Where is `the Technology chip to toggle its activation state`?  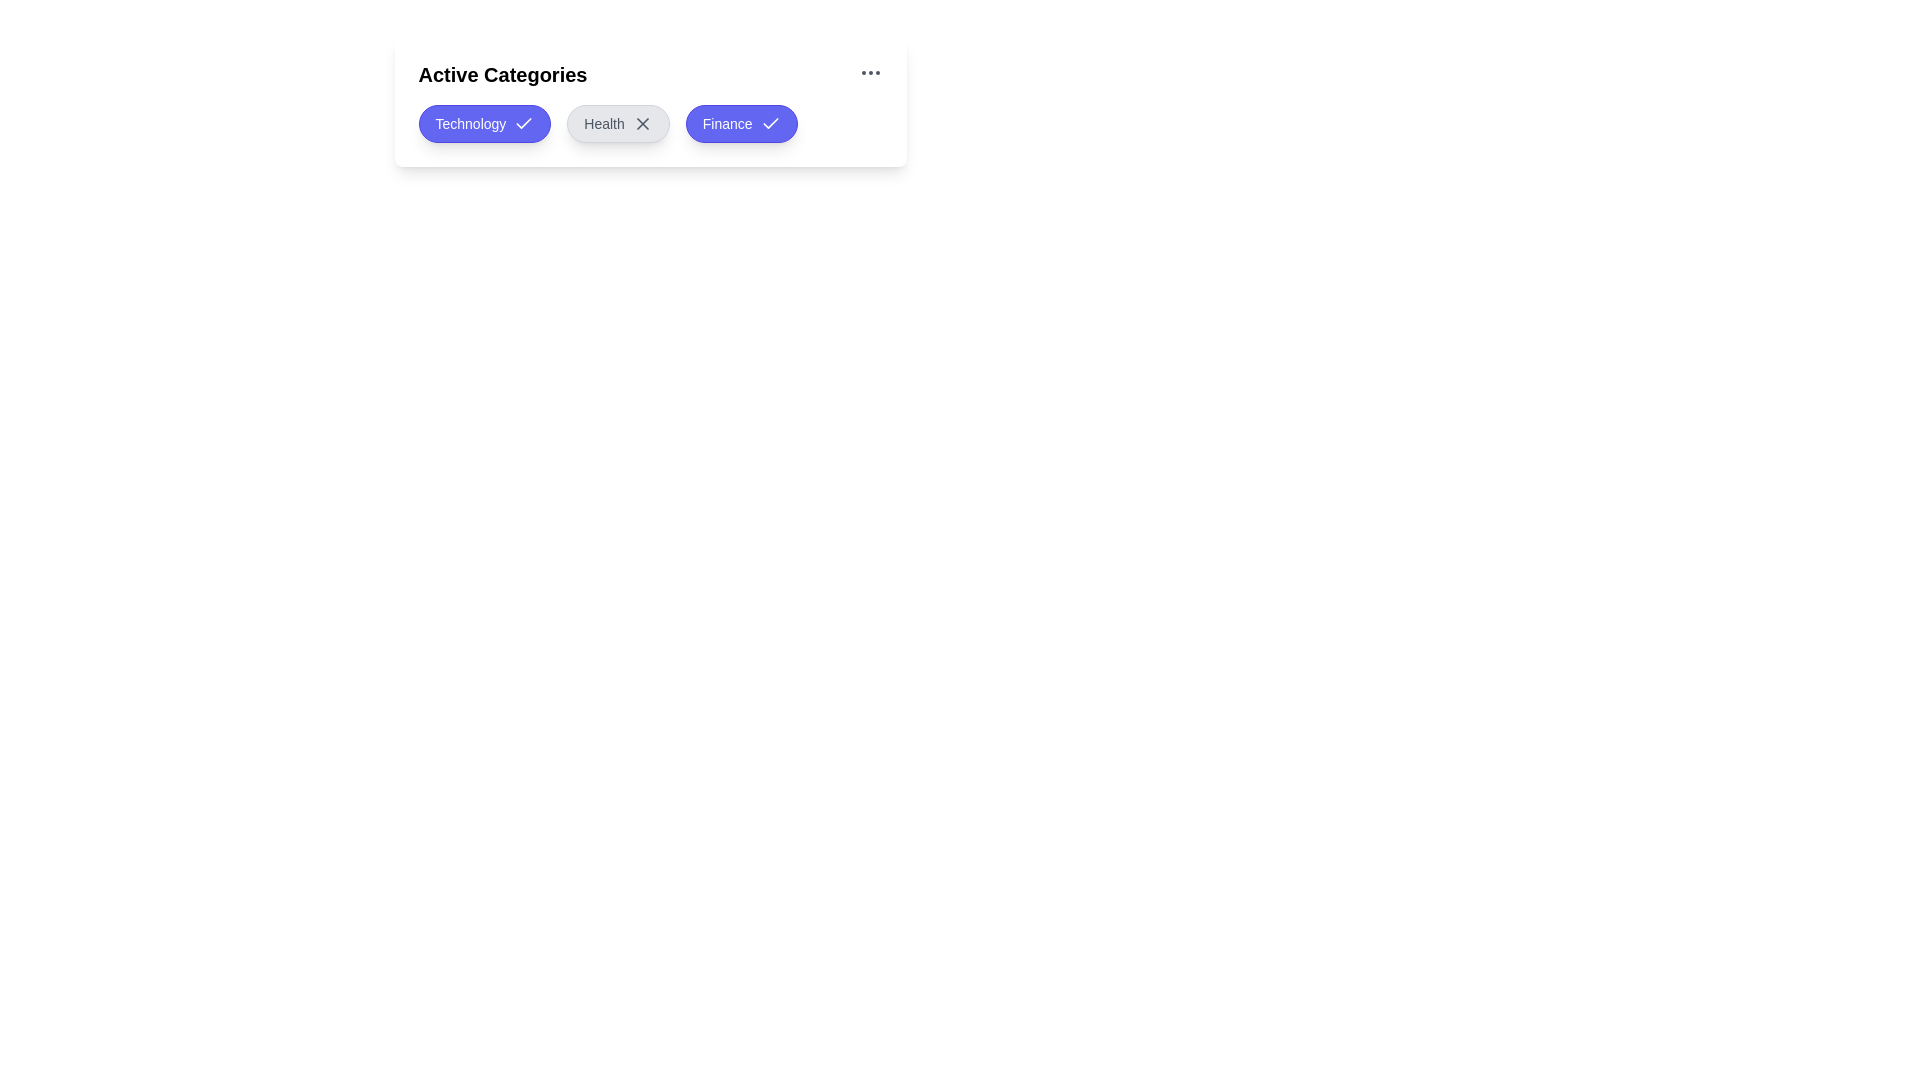
the Technology chip to toggle its activation state is located at coordinates (484, 123).